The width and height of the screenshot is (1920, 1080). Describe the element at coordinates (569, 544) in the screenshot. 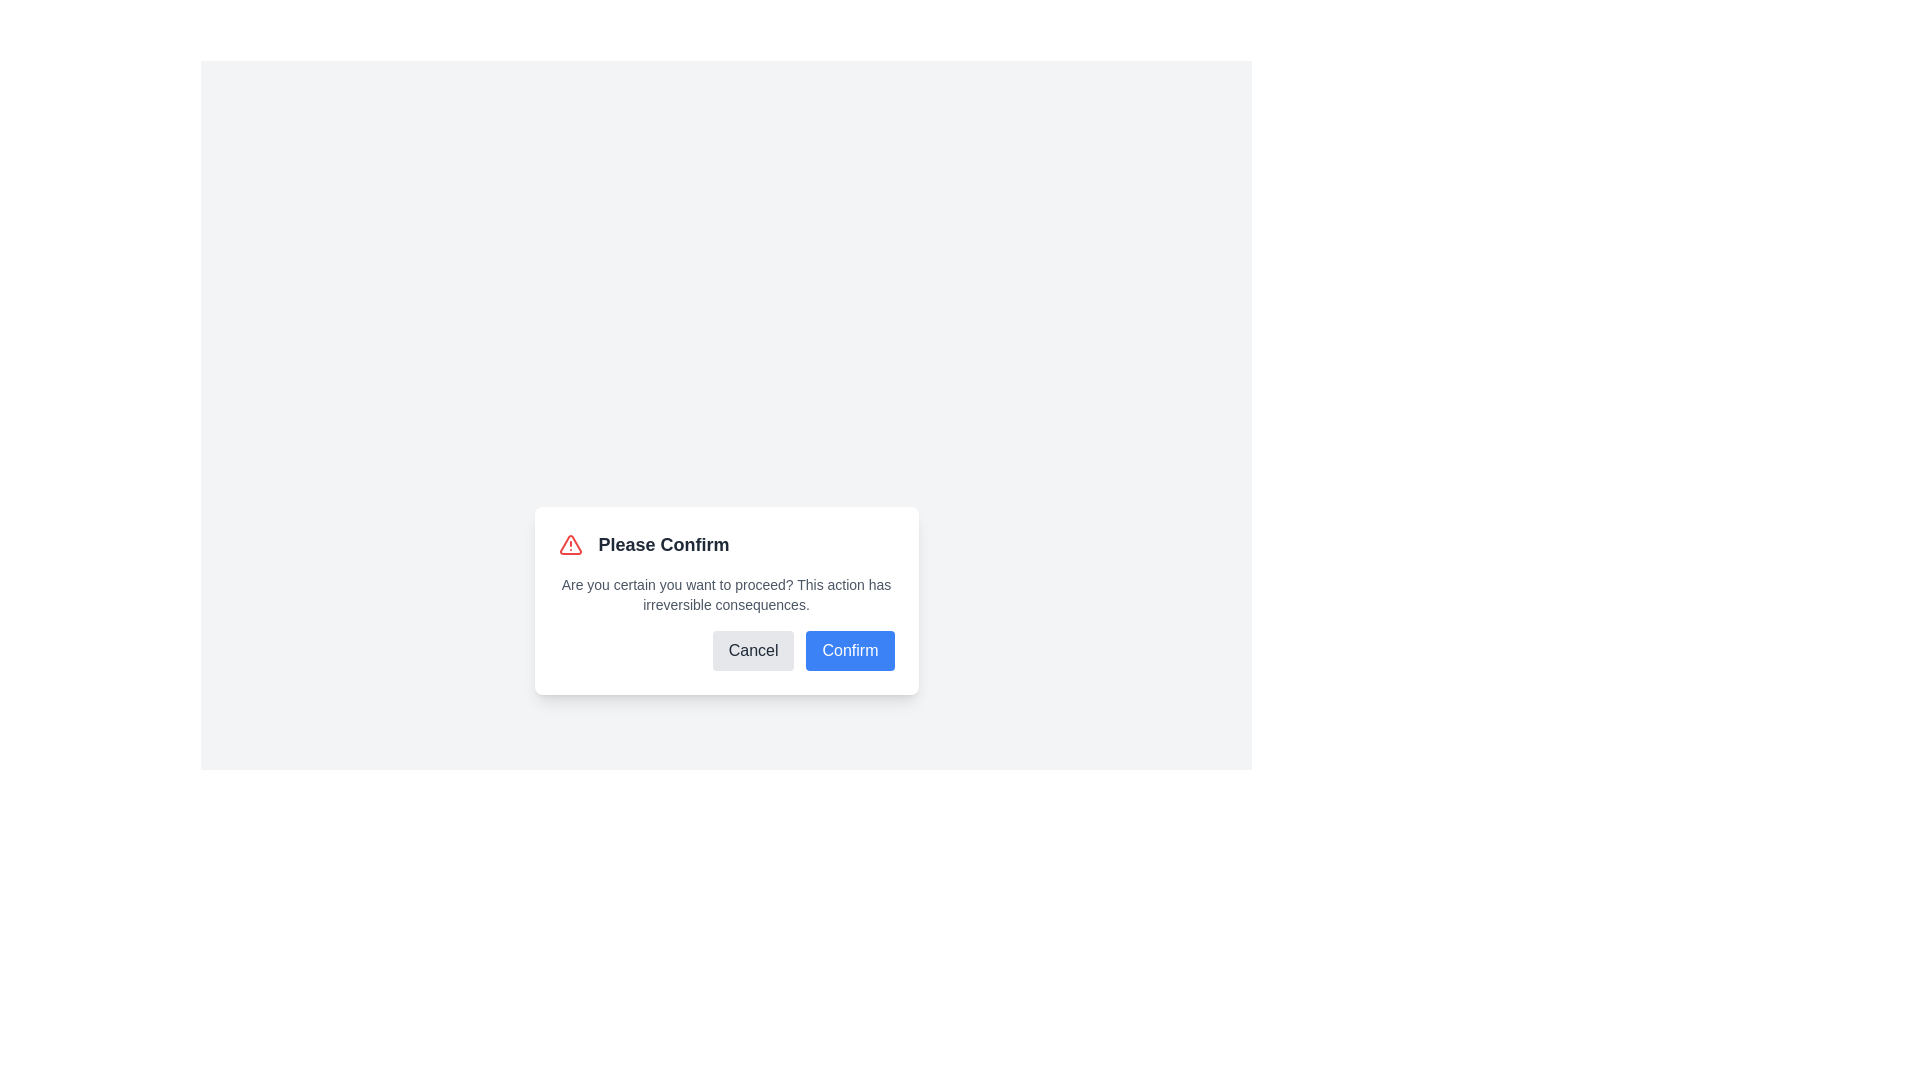

I see `the red triangular alert icon located to the left of the text 'Please Confirm'` at that location.